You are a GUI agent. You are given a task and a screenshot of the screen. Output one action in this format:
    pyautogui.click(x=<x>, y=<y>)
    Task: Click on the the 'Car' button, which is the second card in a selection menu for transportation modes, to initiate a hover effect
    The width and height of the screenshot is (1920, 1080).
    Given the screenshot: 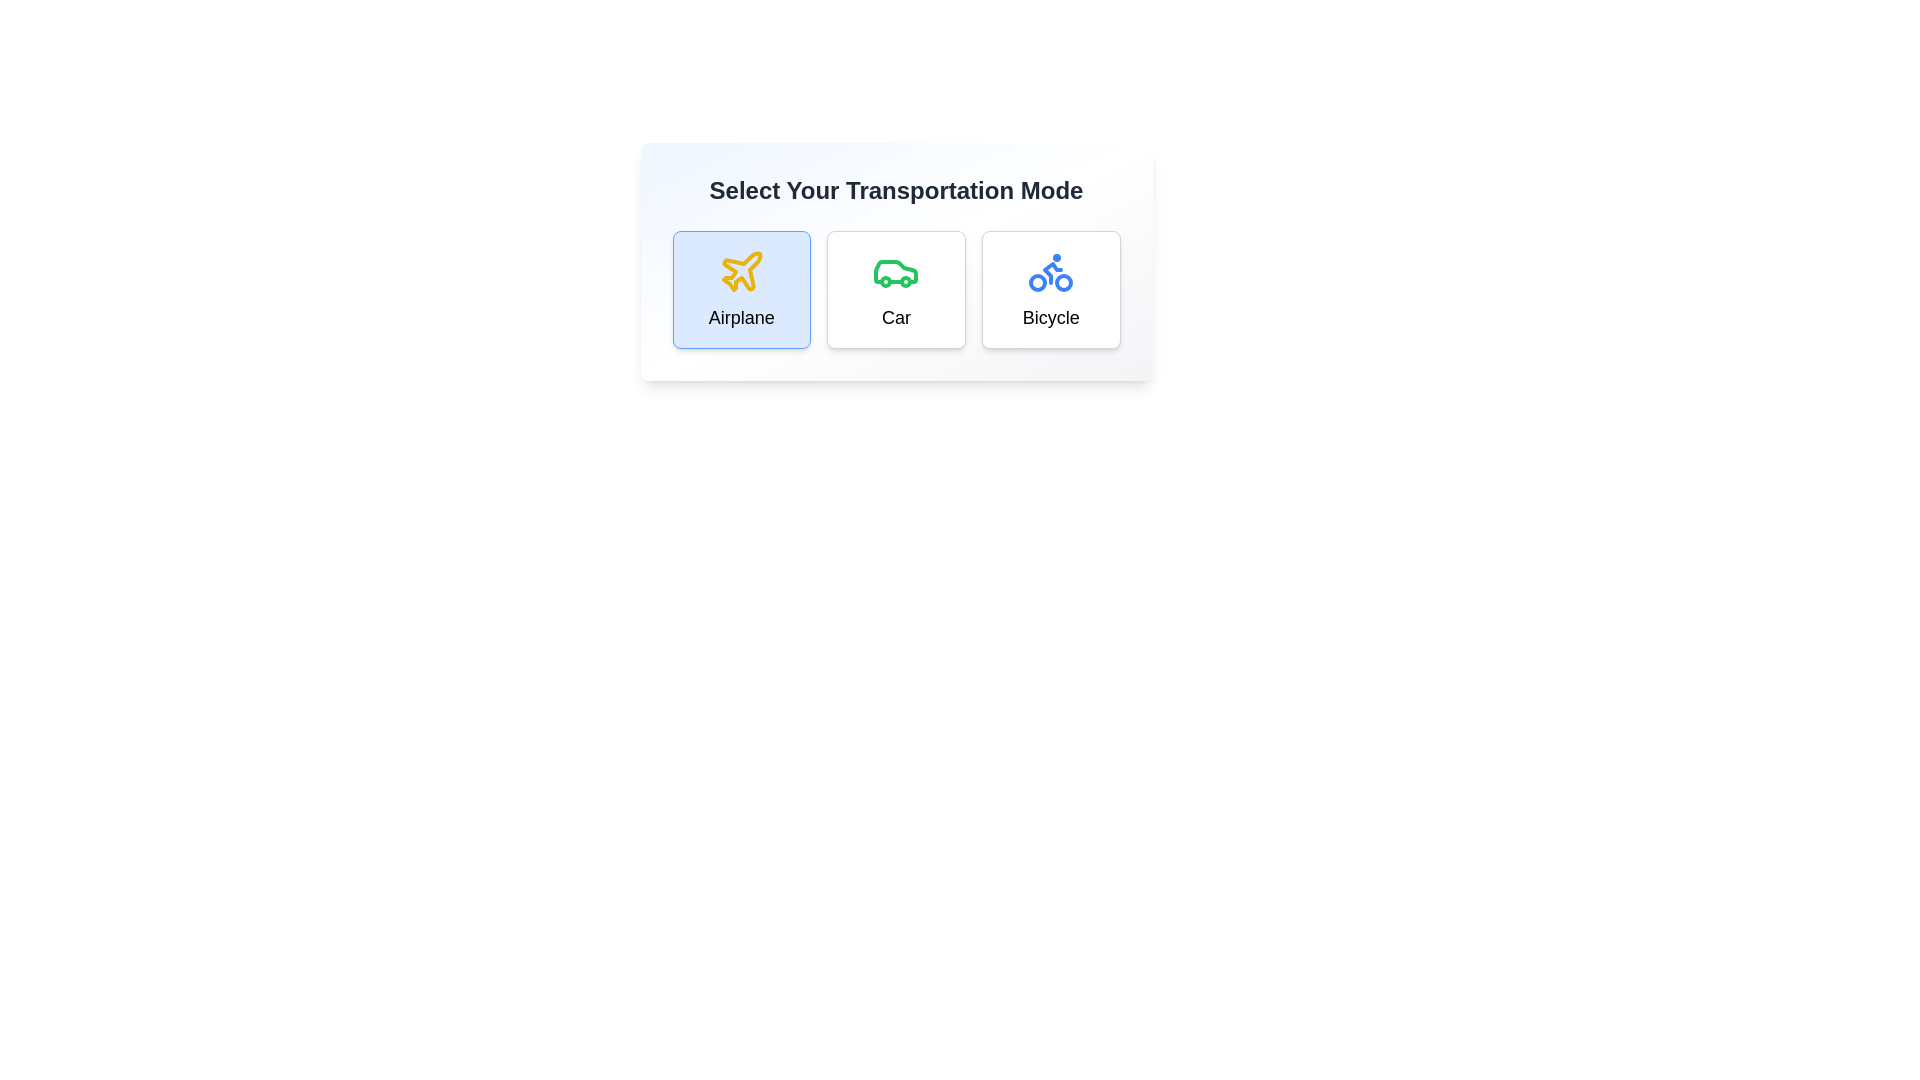 What is the action you would take?
    pyautogui.click(x=895, y=289)
    